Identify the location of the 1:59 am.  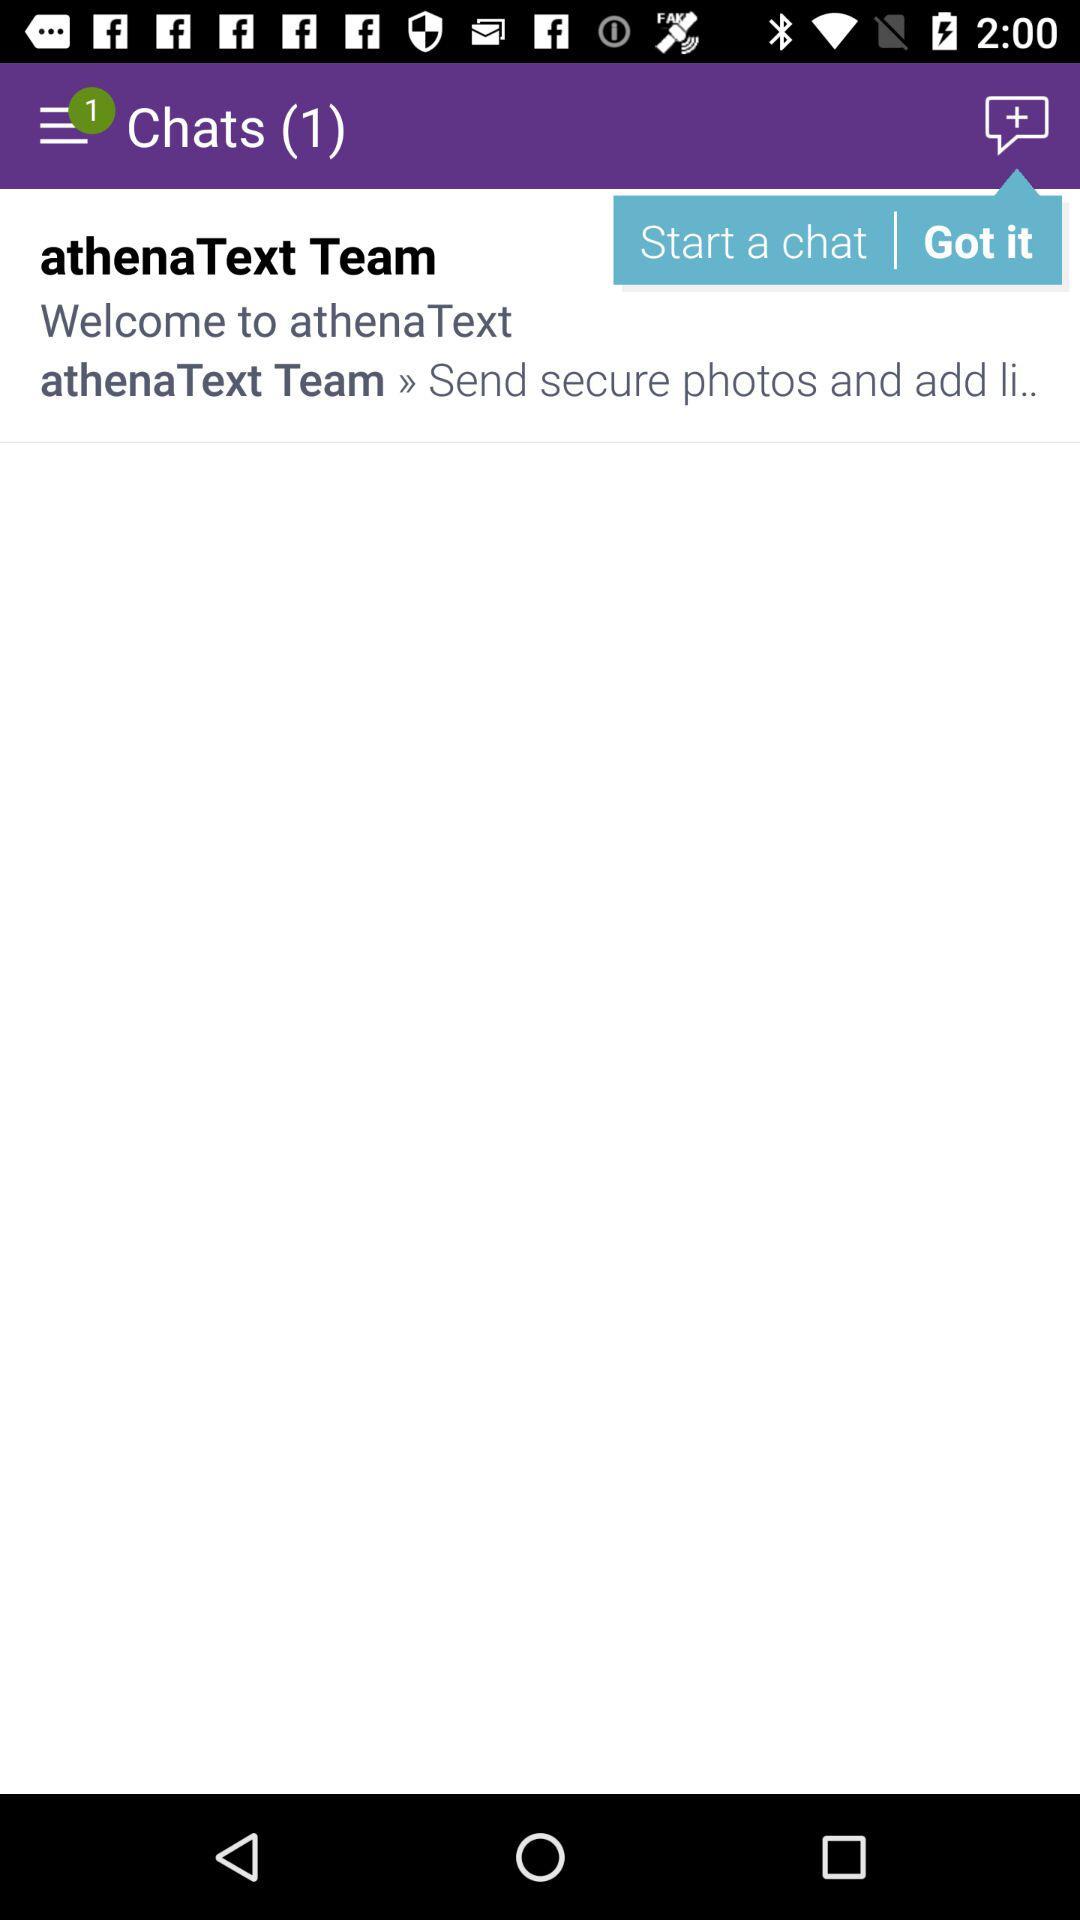
(969, 253).